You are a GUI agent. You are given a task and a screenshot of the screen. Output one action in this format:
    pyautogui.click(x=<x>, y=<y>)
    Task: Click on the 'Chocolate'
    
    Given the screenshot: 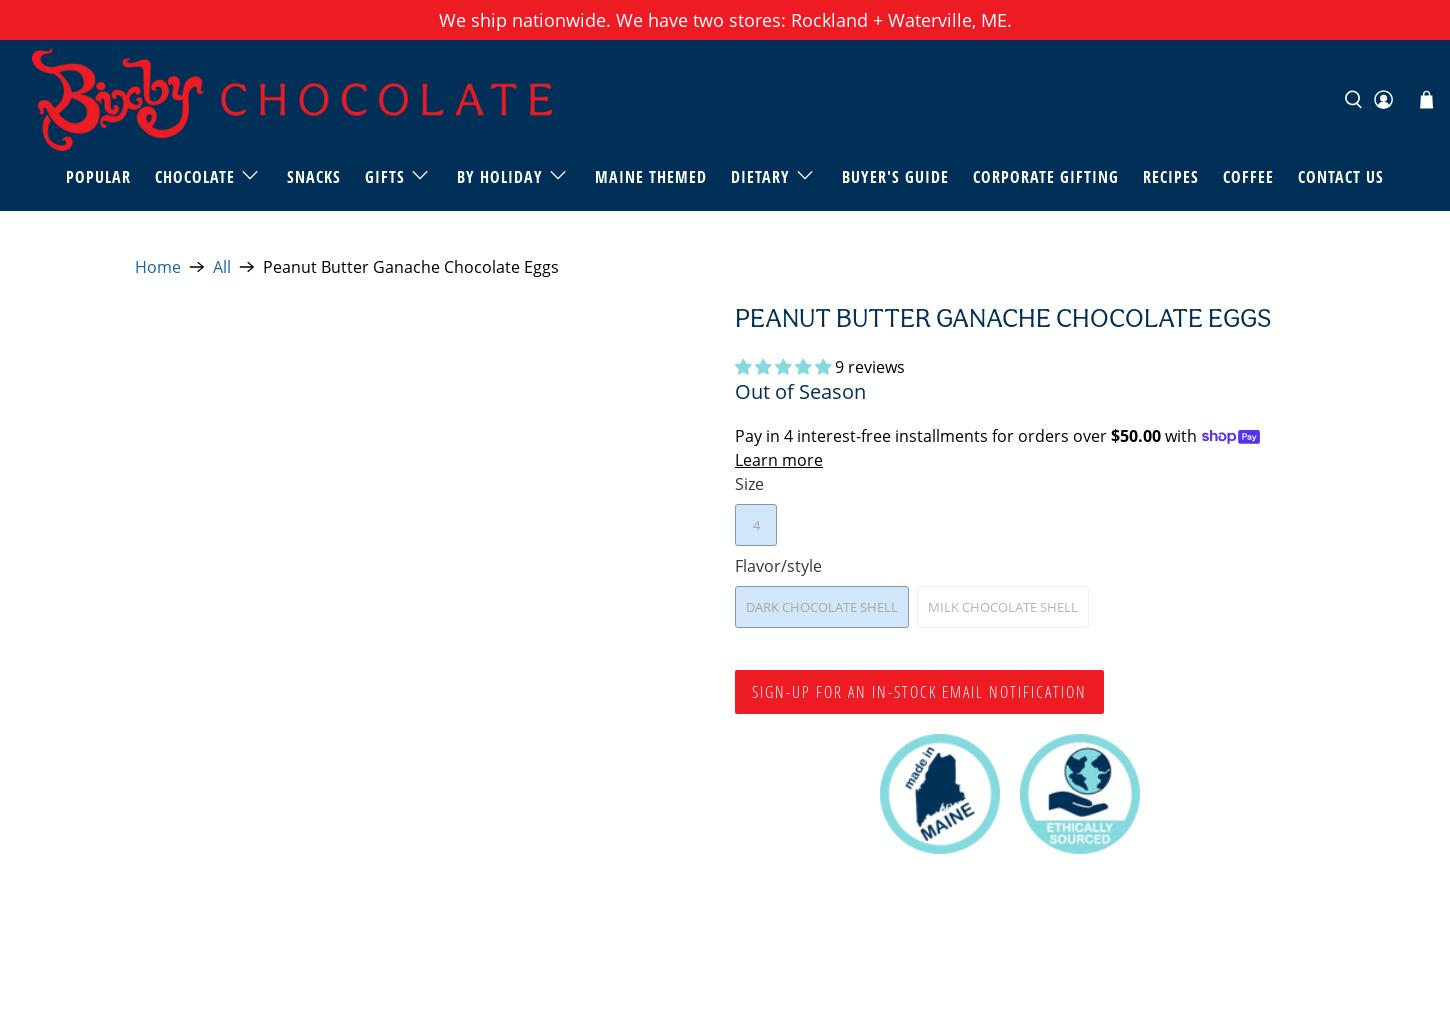 What is the action you would take?
    pyautogui.click(x=194, y=175)
    